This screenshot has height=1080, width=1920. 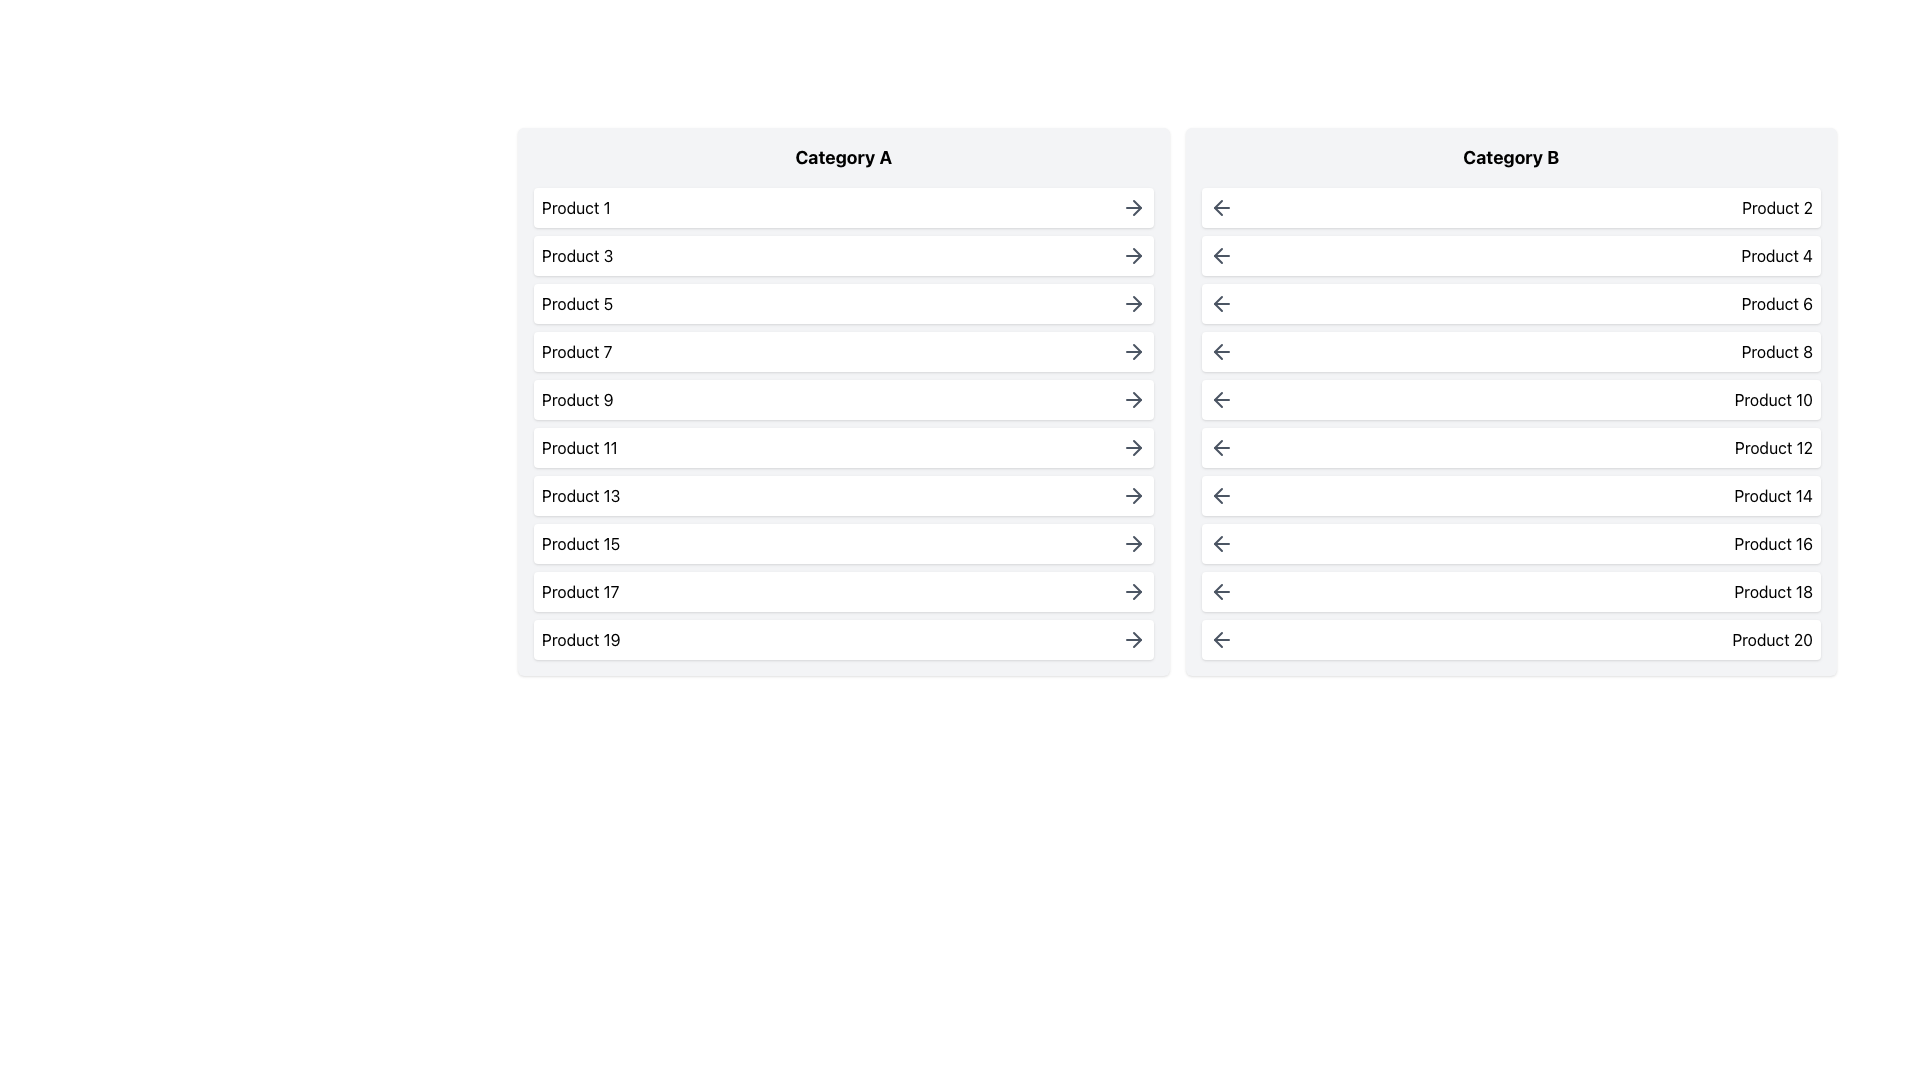 I want to click on text of the bold heading labeled 'Category B', which is located at the top center of the panel titled 'Category B', so click(x=1511, y=157).